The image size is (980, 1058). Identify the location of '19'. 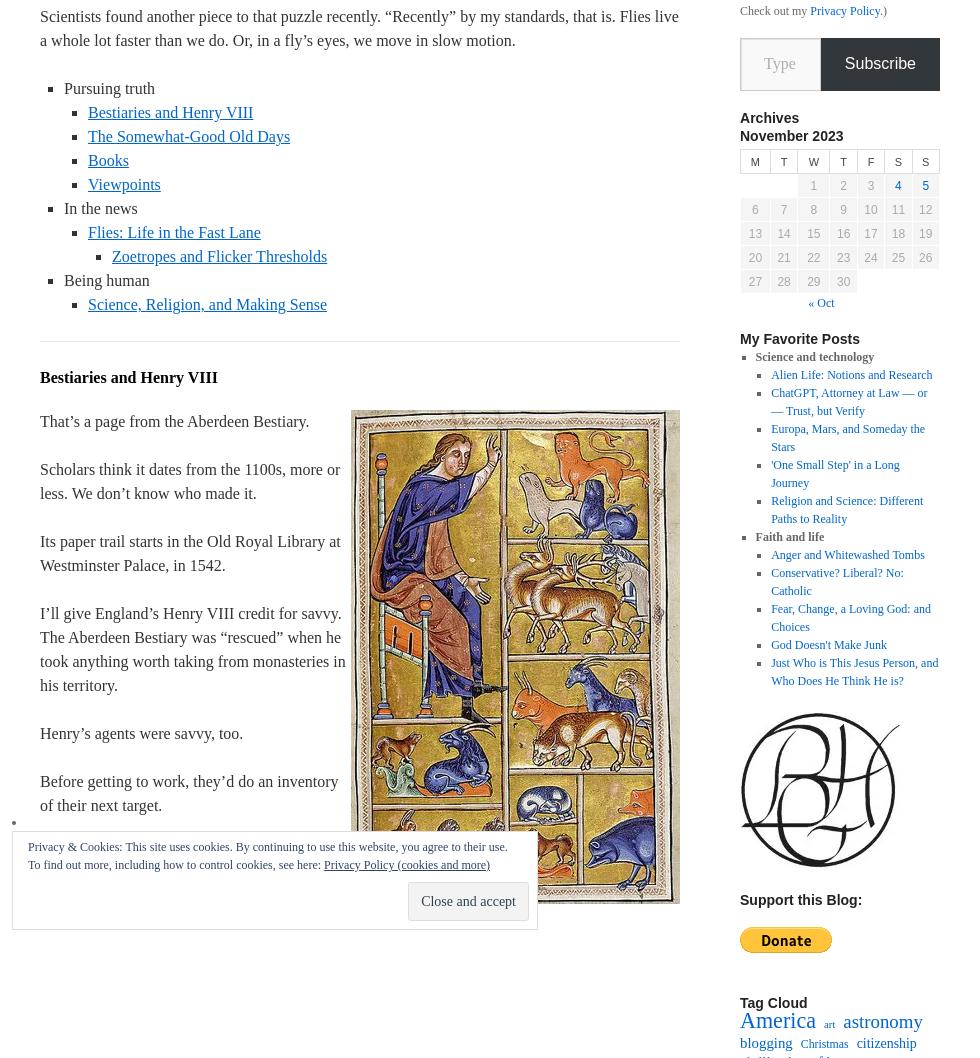
(925, 234).